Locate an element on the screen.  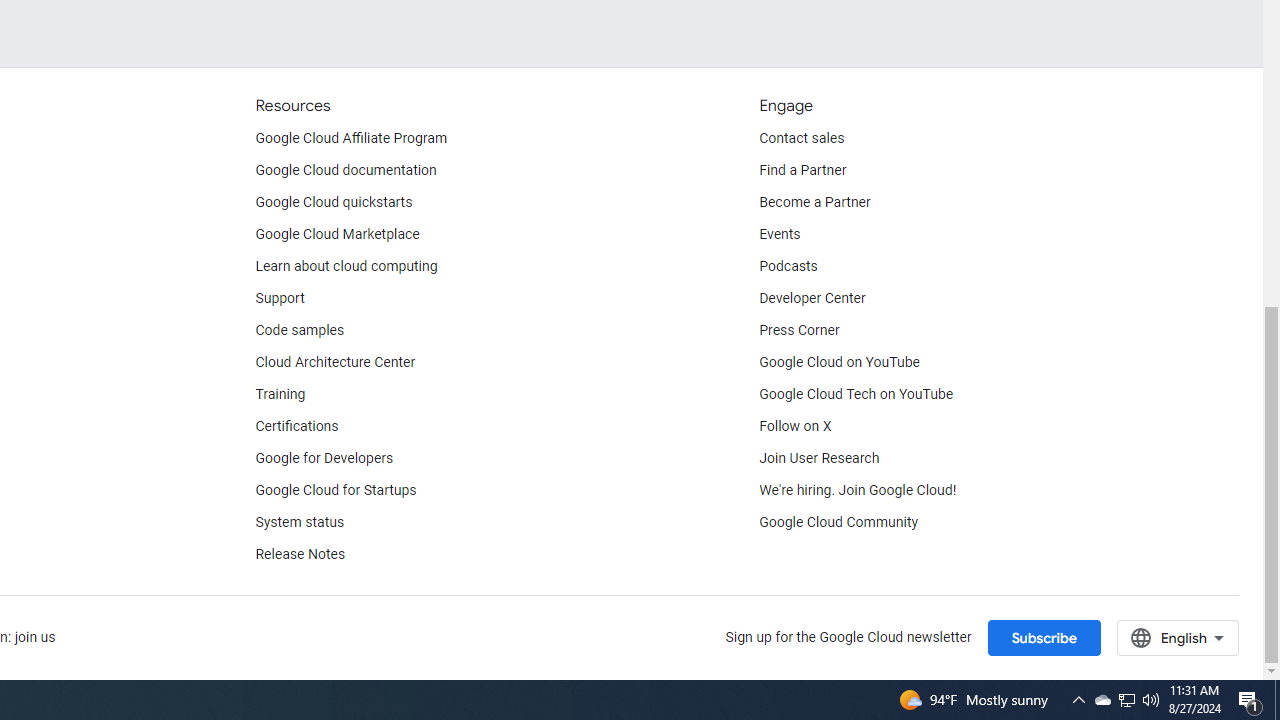
'We' is located at coordinates (858, 491).